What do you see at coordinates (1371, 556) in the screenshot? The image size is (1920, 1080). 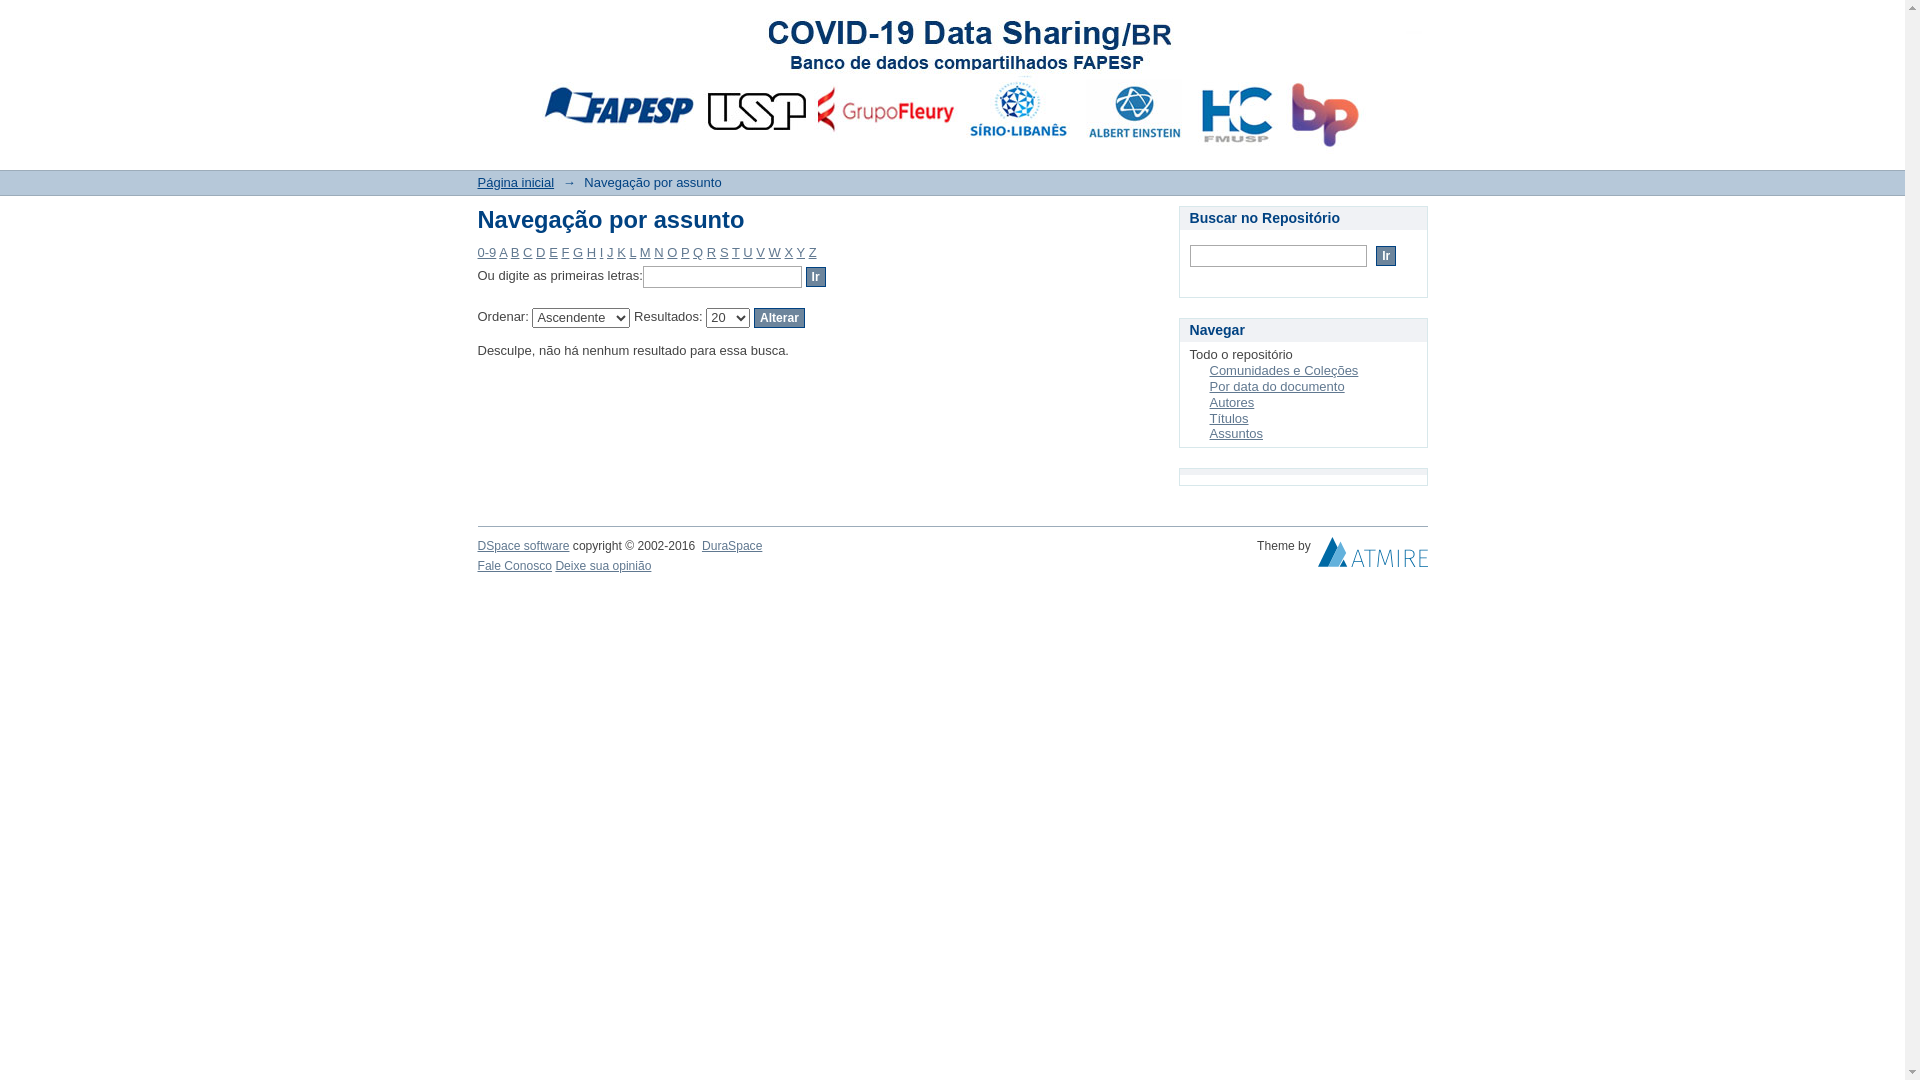 I see `'Atmire NV'` at bounding box center [1371, 556].